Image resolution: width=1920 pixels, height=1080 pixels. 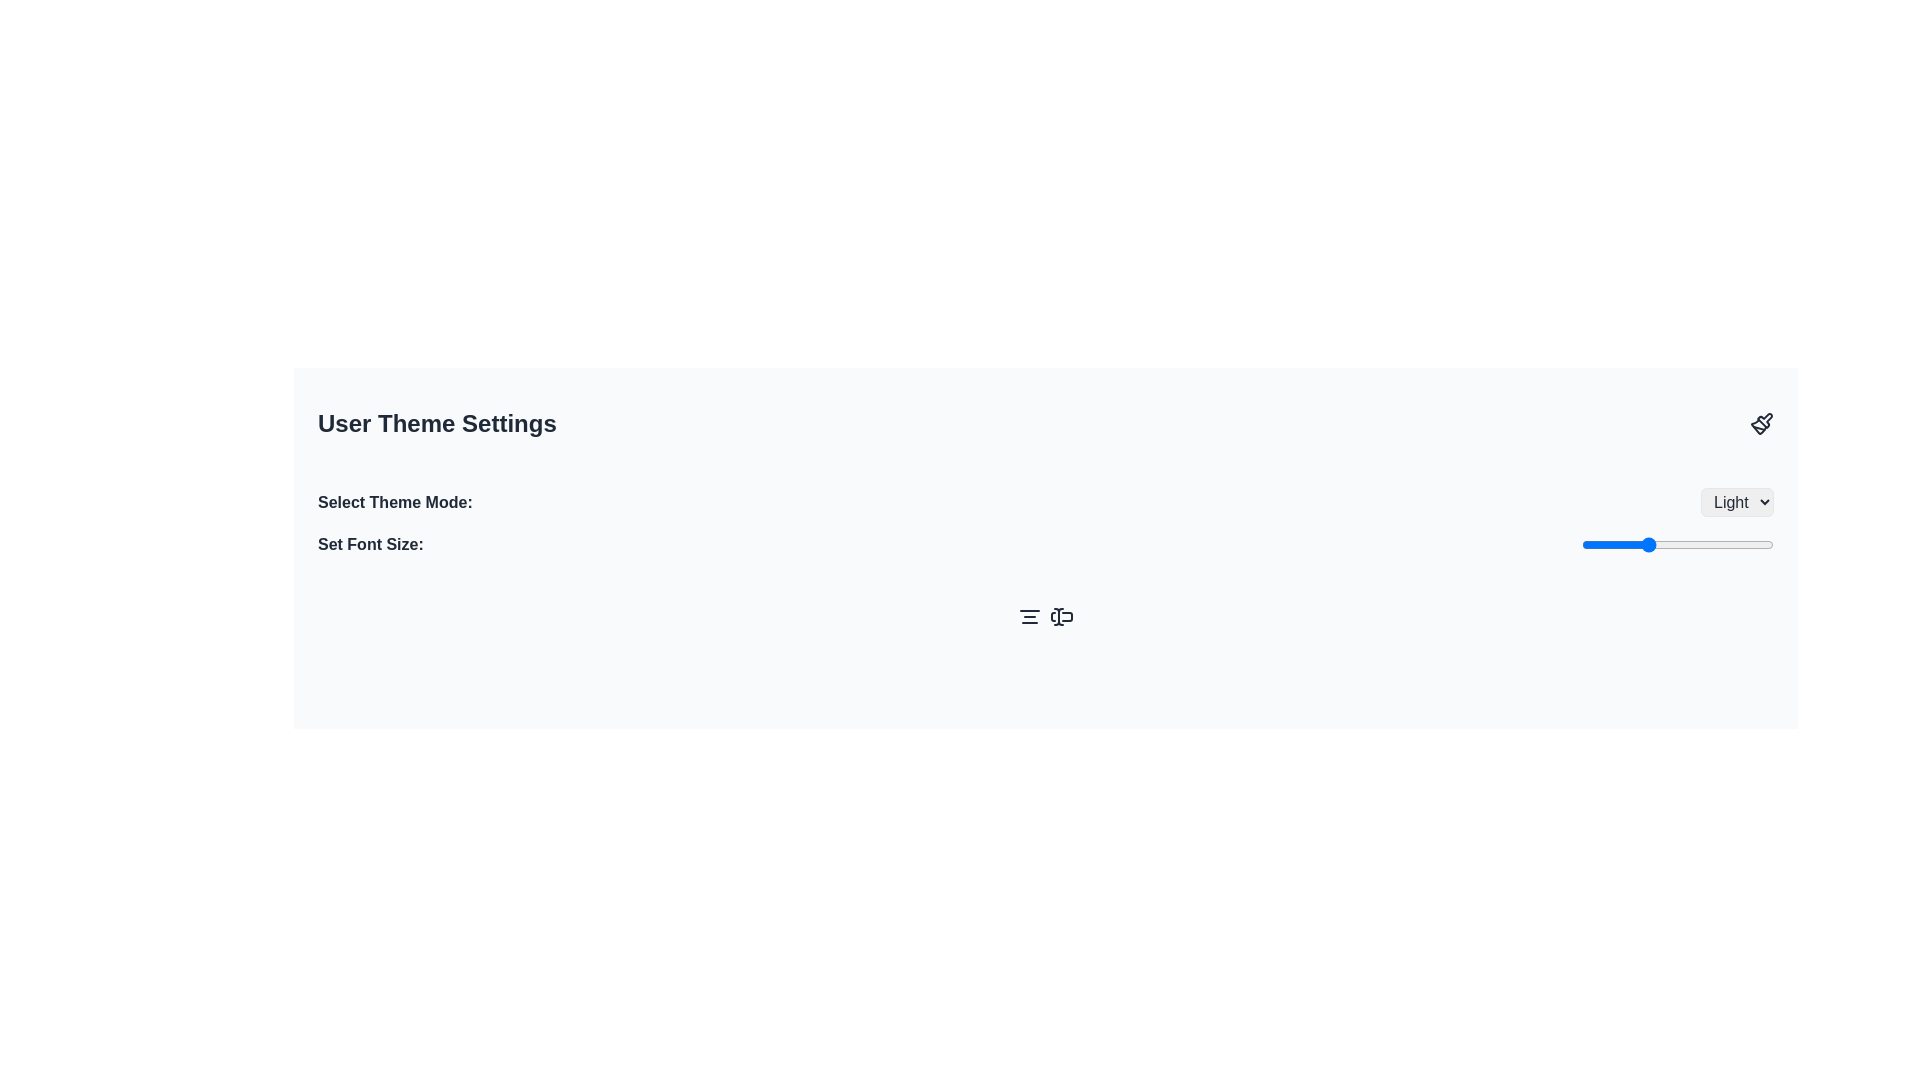 I want to click on the dropdown menu displaying 'Light', so click(x=1736, y=501).